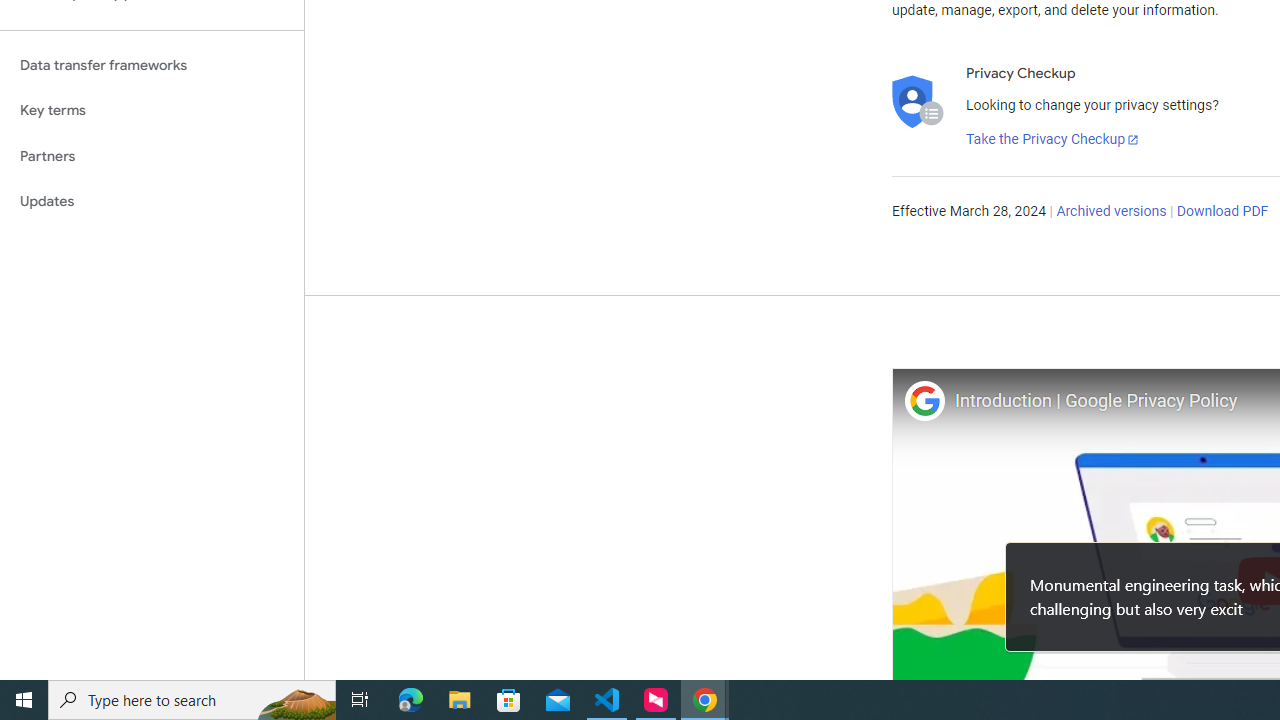 Image resolution: width=1280 pixels, height=720 pixels. What do you see at coordinates (923, 400) in the screenshot?
I see `'Photo image of Google'` at bounding box center [923, 400].